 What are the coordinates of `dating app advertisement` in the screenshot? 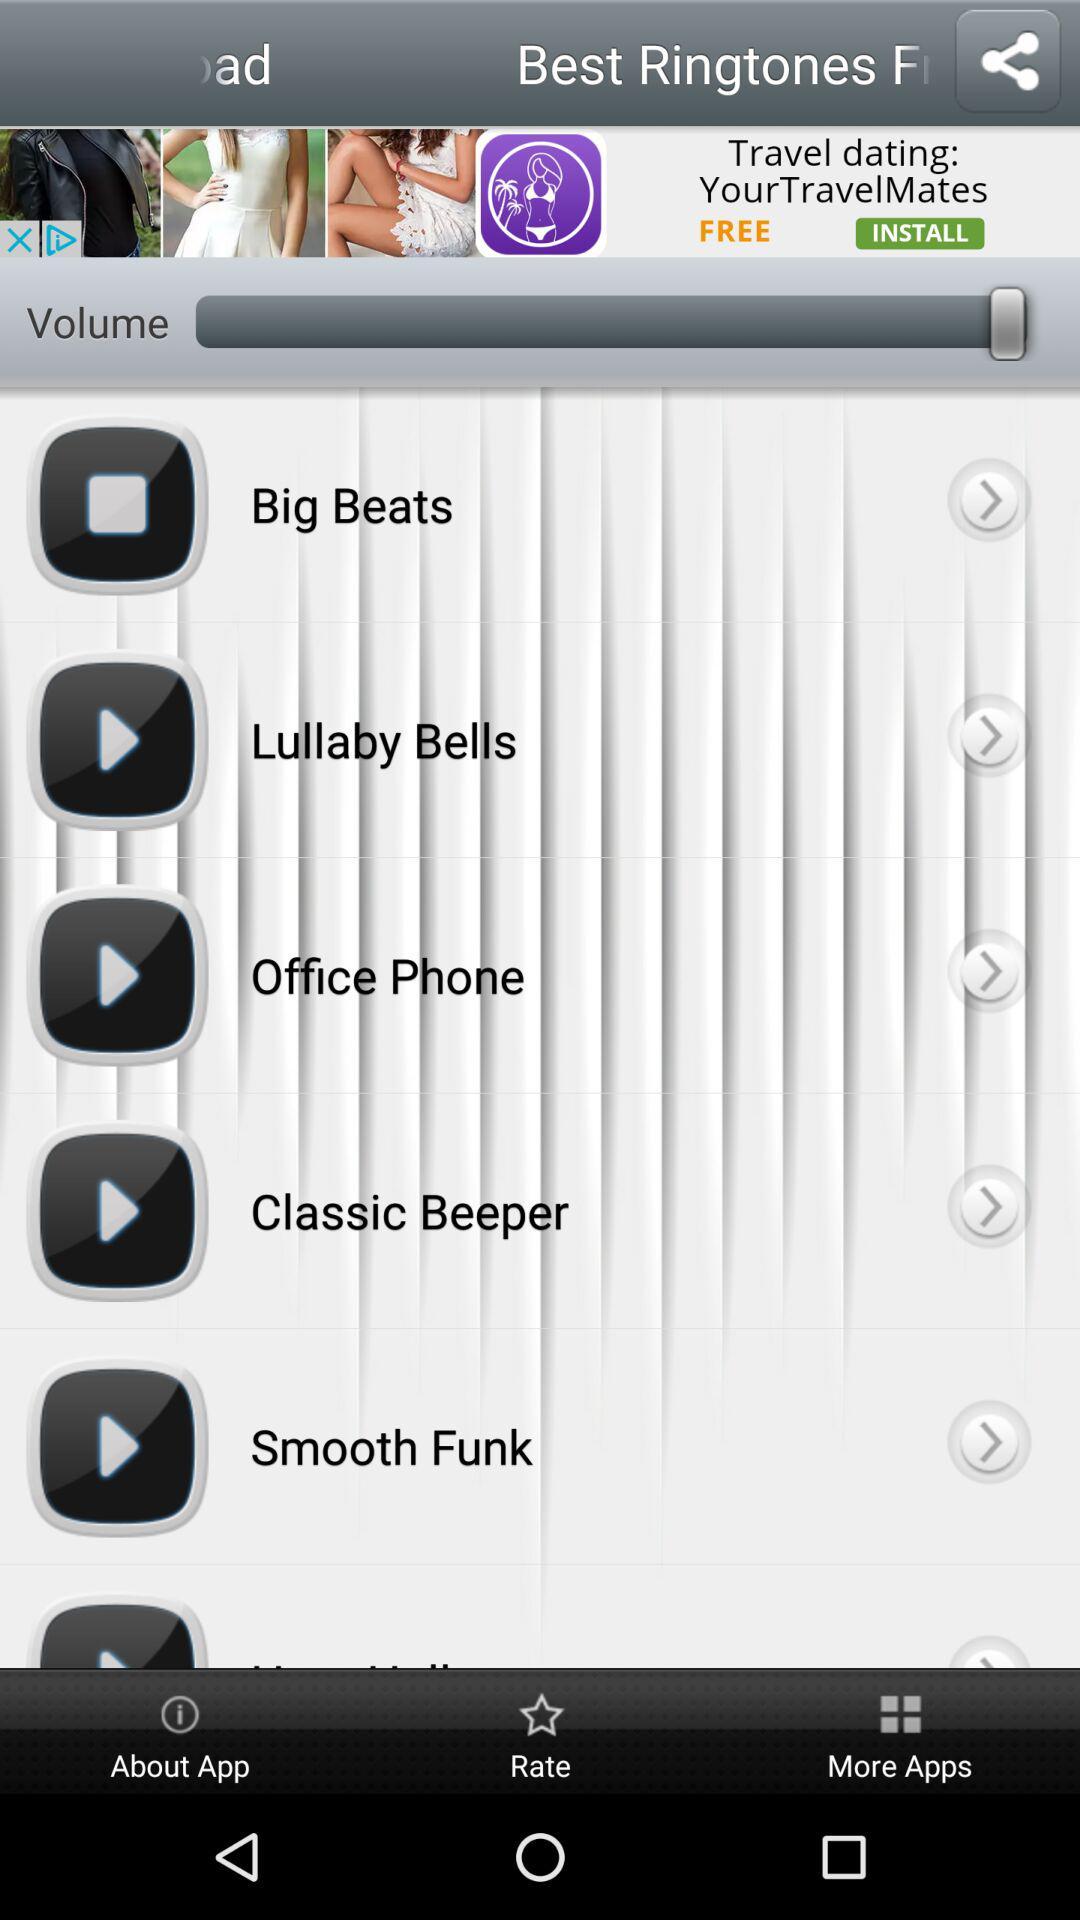 It's located at (540, 191).